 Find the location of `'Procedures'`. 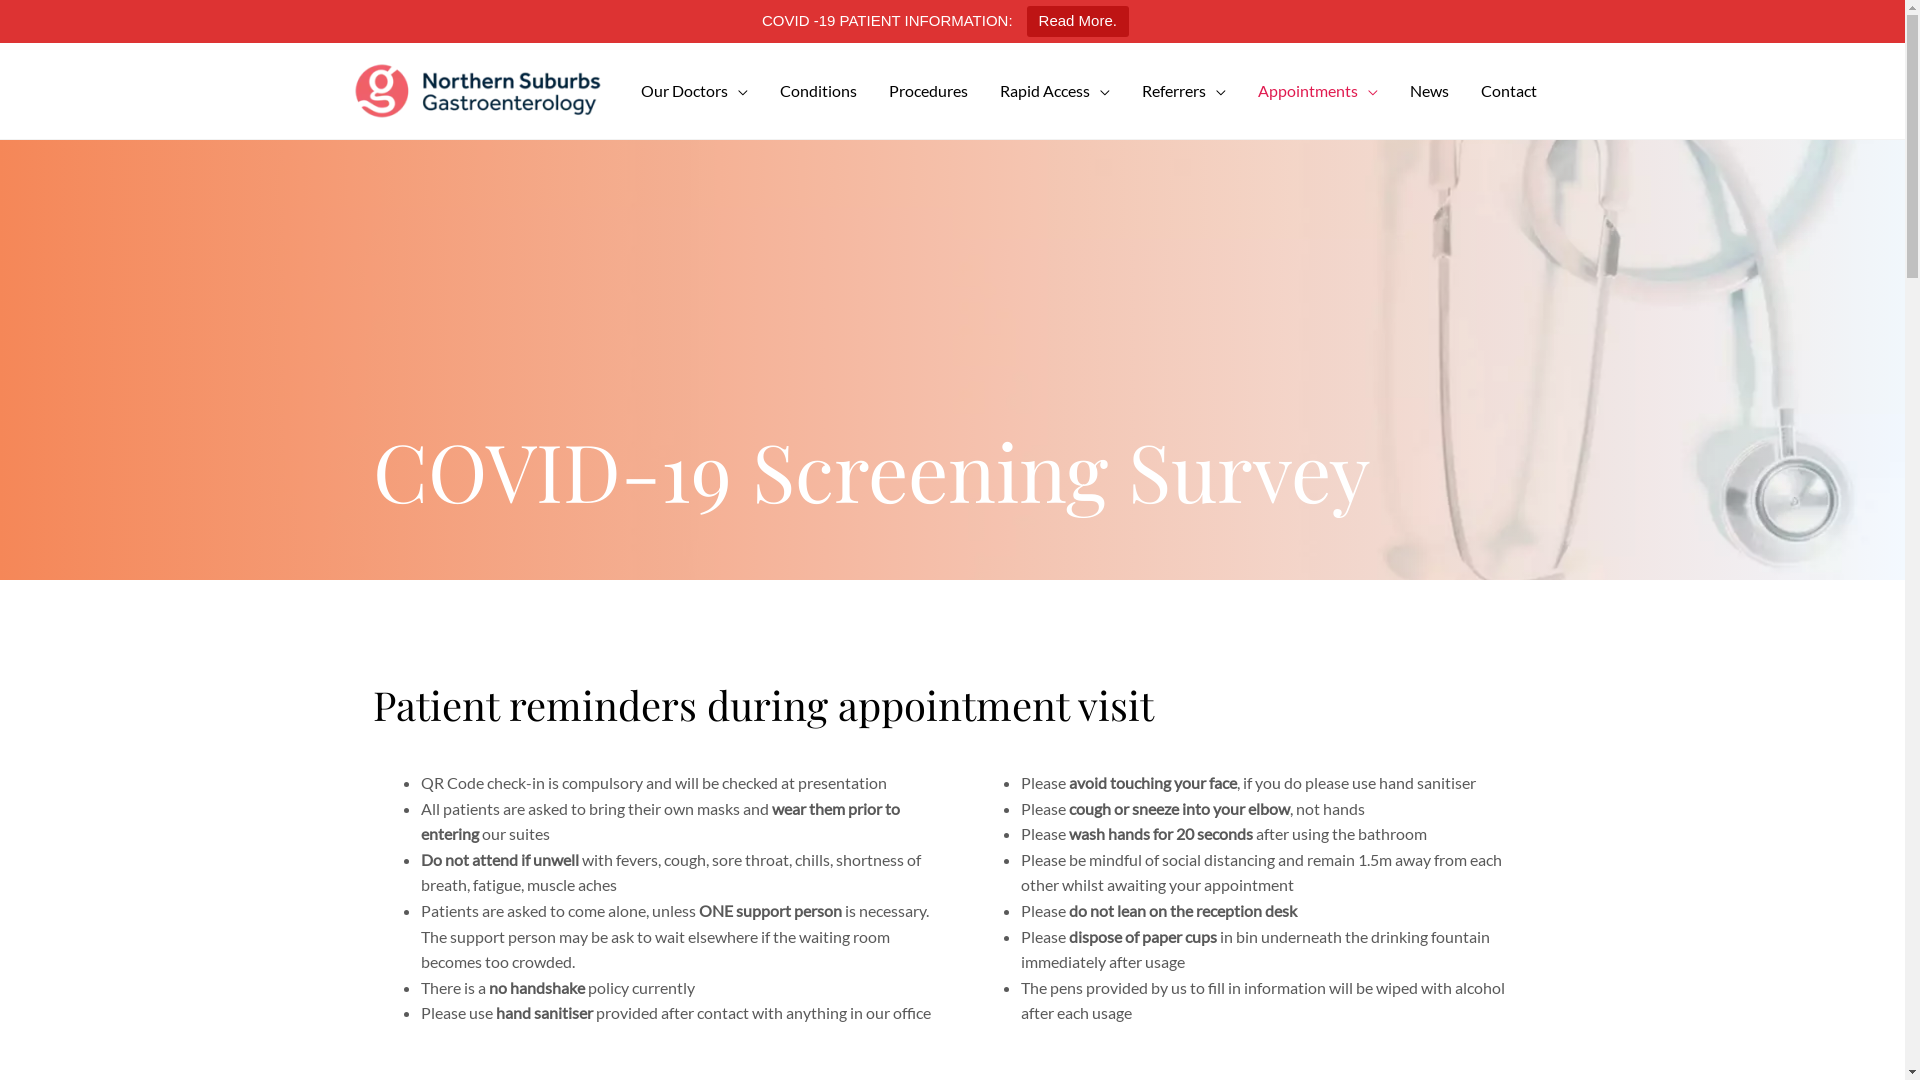

'Procedures' is located at coordinates (872, 91).